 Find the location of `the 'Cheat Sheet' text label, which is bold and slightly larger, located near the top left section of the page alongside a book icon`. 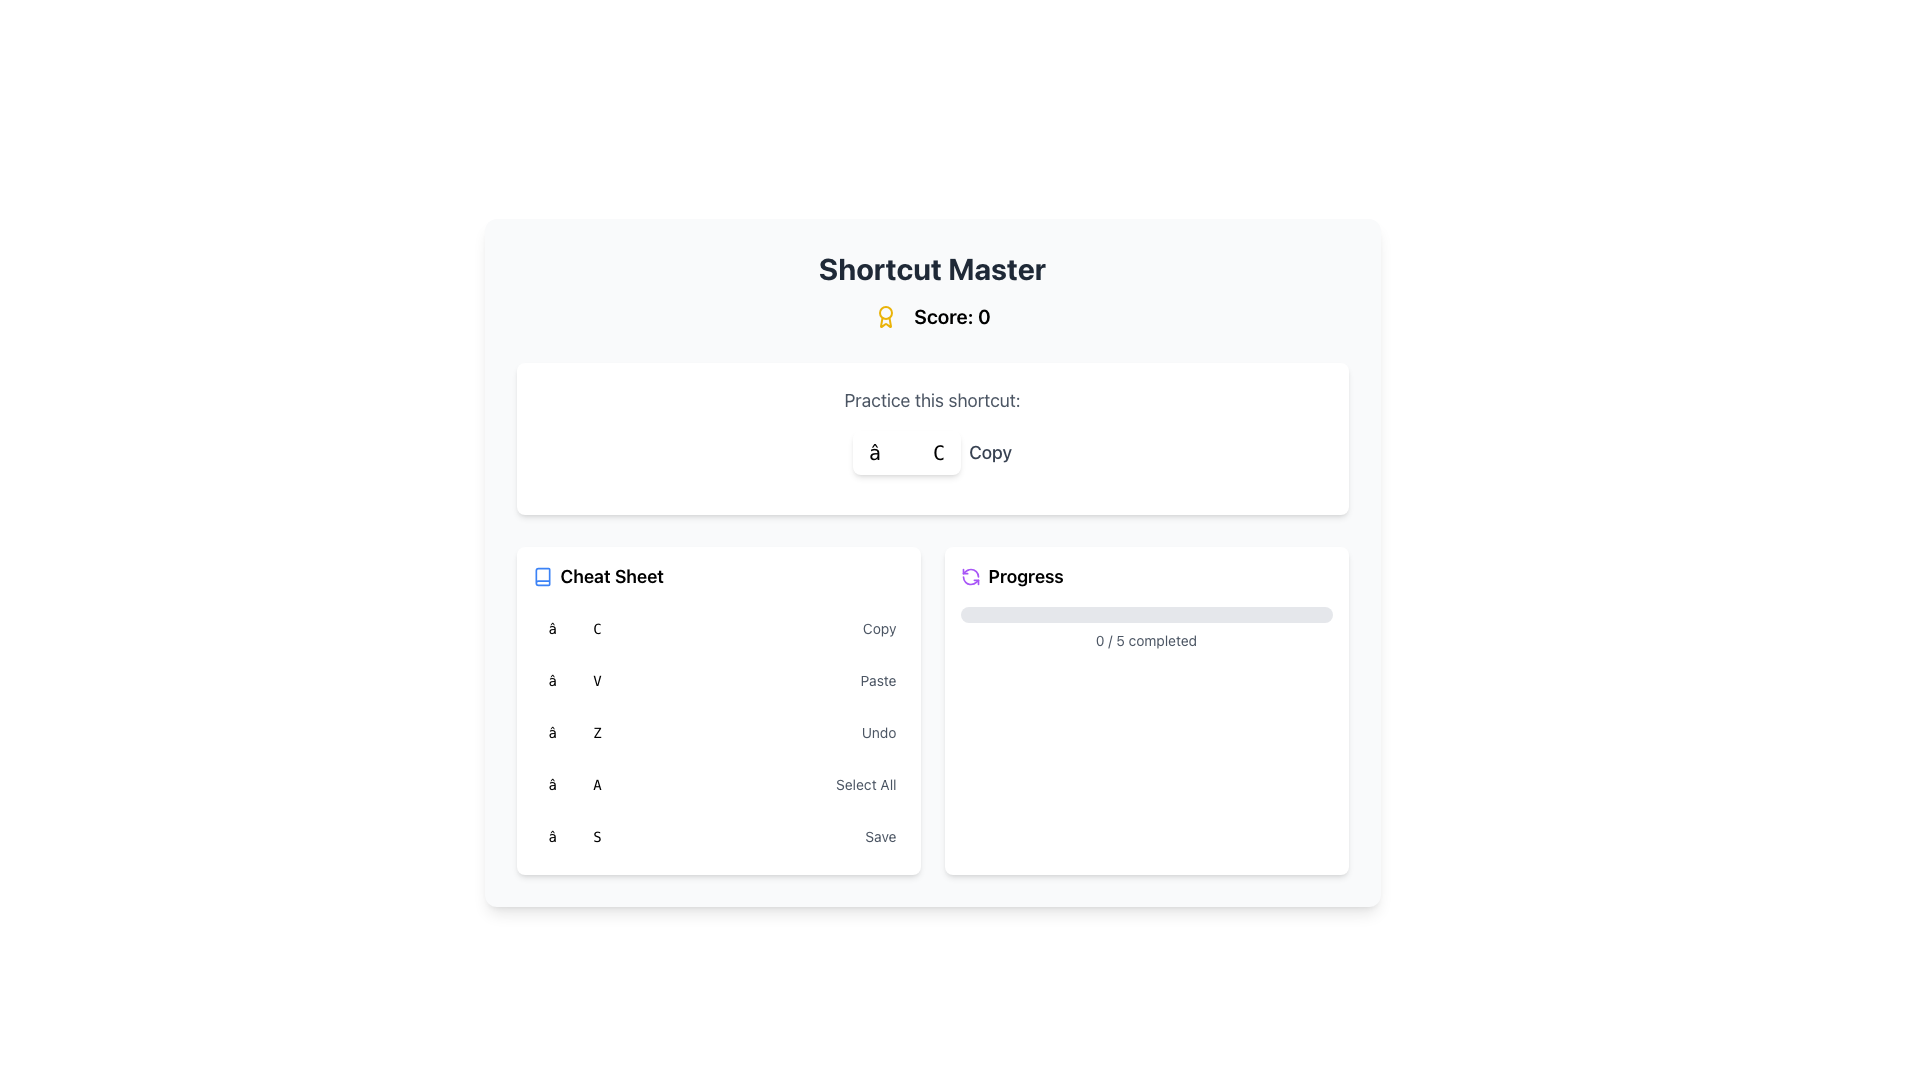

the 'Cheat Sheet' text label, which is bold and slightly larger, located near the top left section of the page alongside a book icon is located at coordinates (611, 577).